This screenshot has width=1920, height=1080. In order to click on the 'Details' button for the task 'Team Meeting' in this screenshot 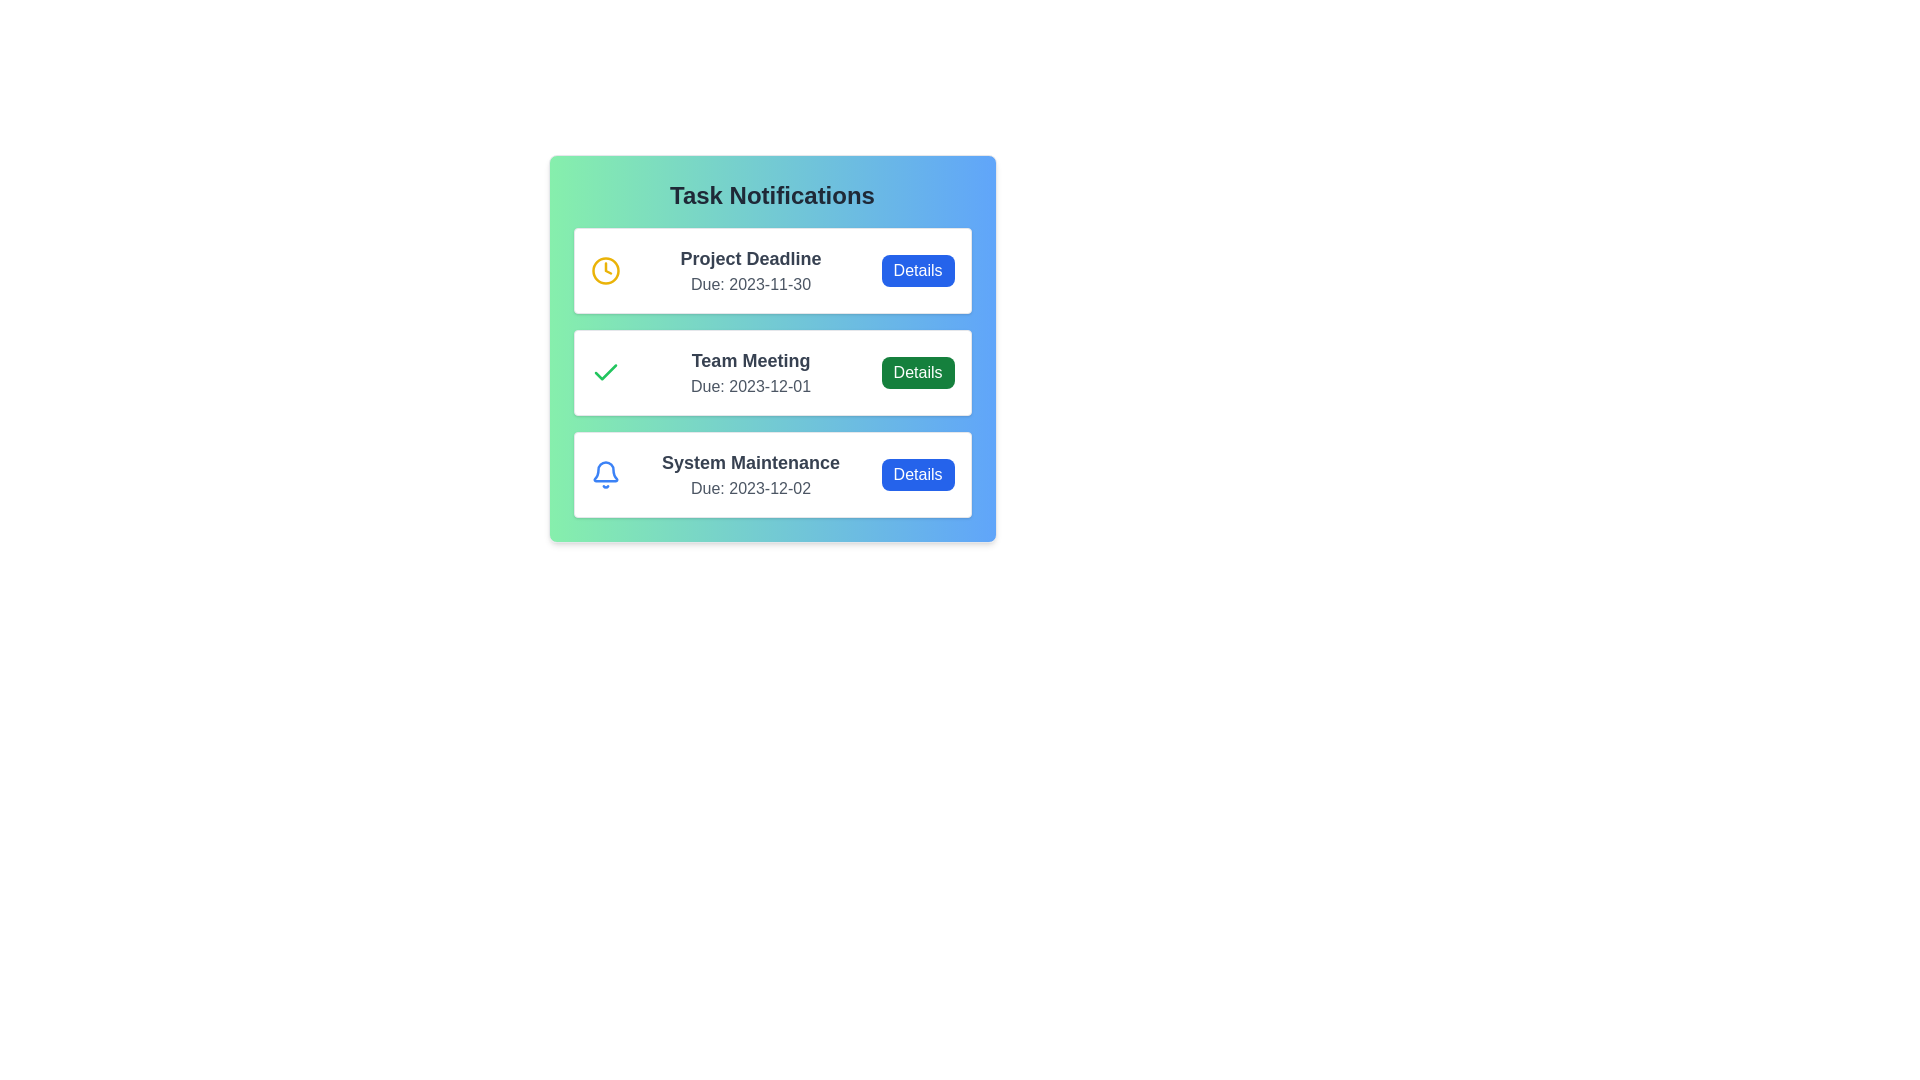, I will do `click(917, 373)`.